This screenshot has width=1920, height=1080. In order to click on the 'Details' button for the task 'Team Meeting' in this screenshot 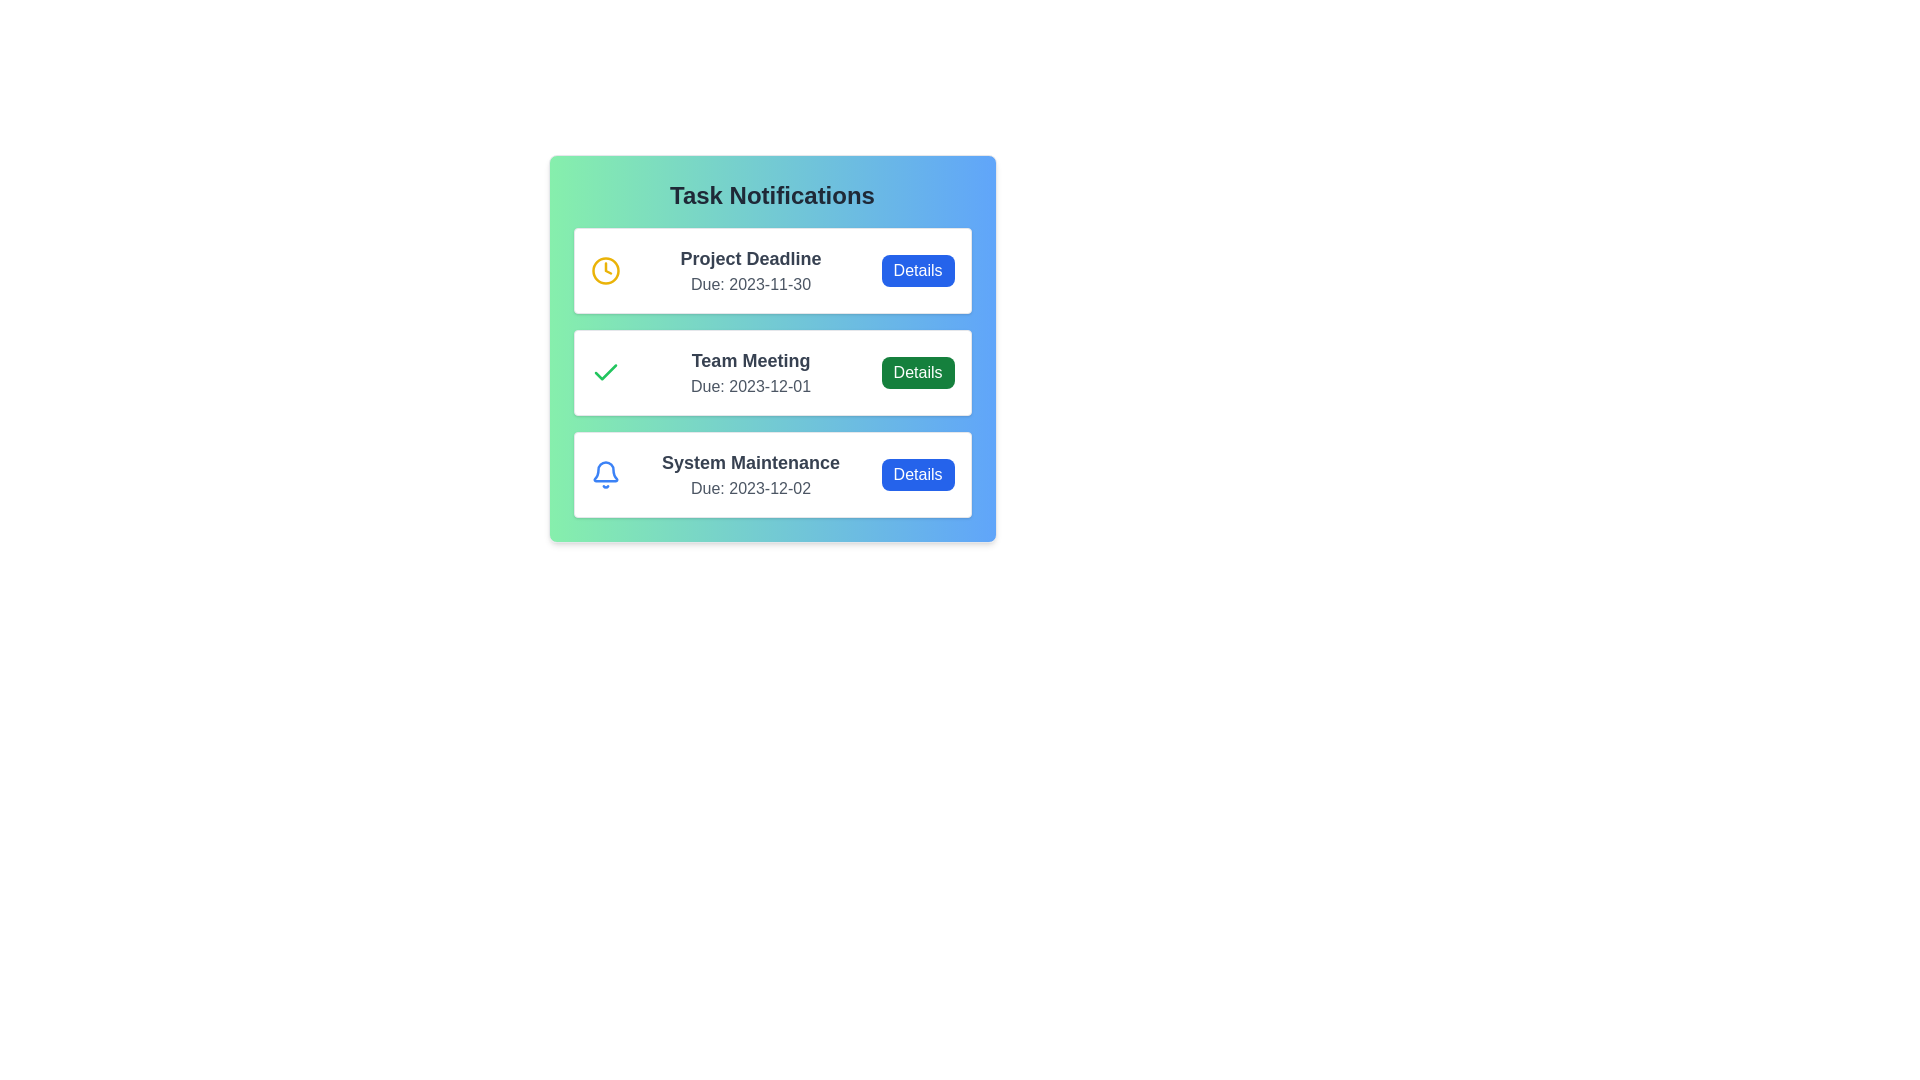, I will do `click(917, 373)`.